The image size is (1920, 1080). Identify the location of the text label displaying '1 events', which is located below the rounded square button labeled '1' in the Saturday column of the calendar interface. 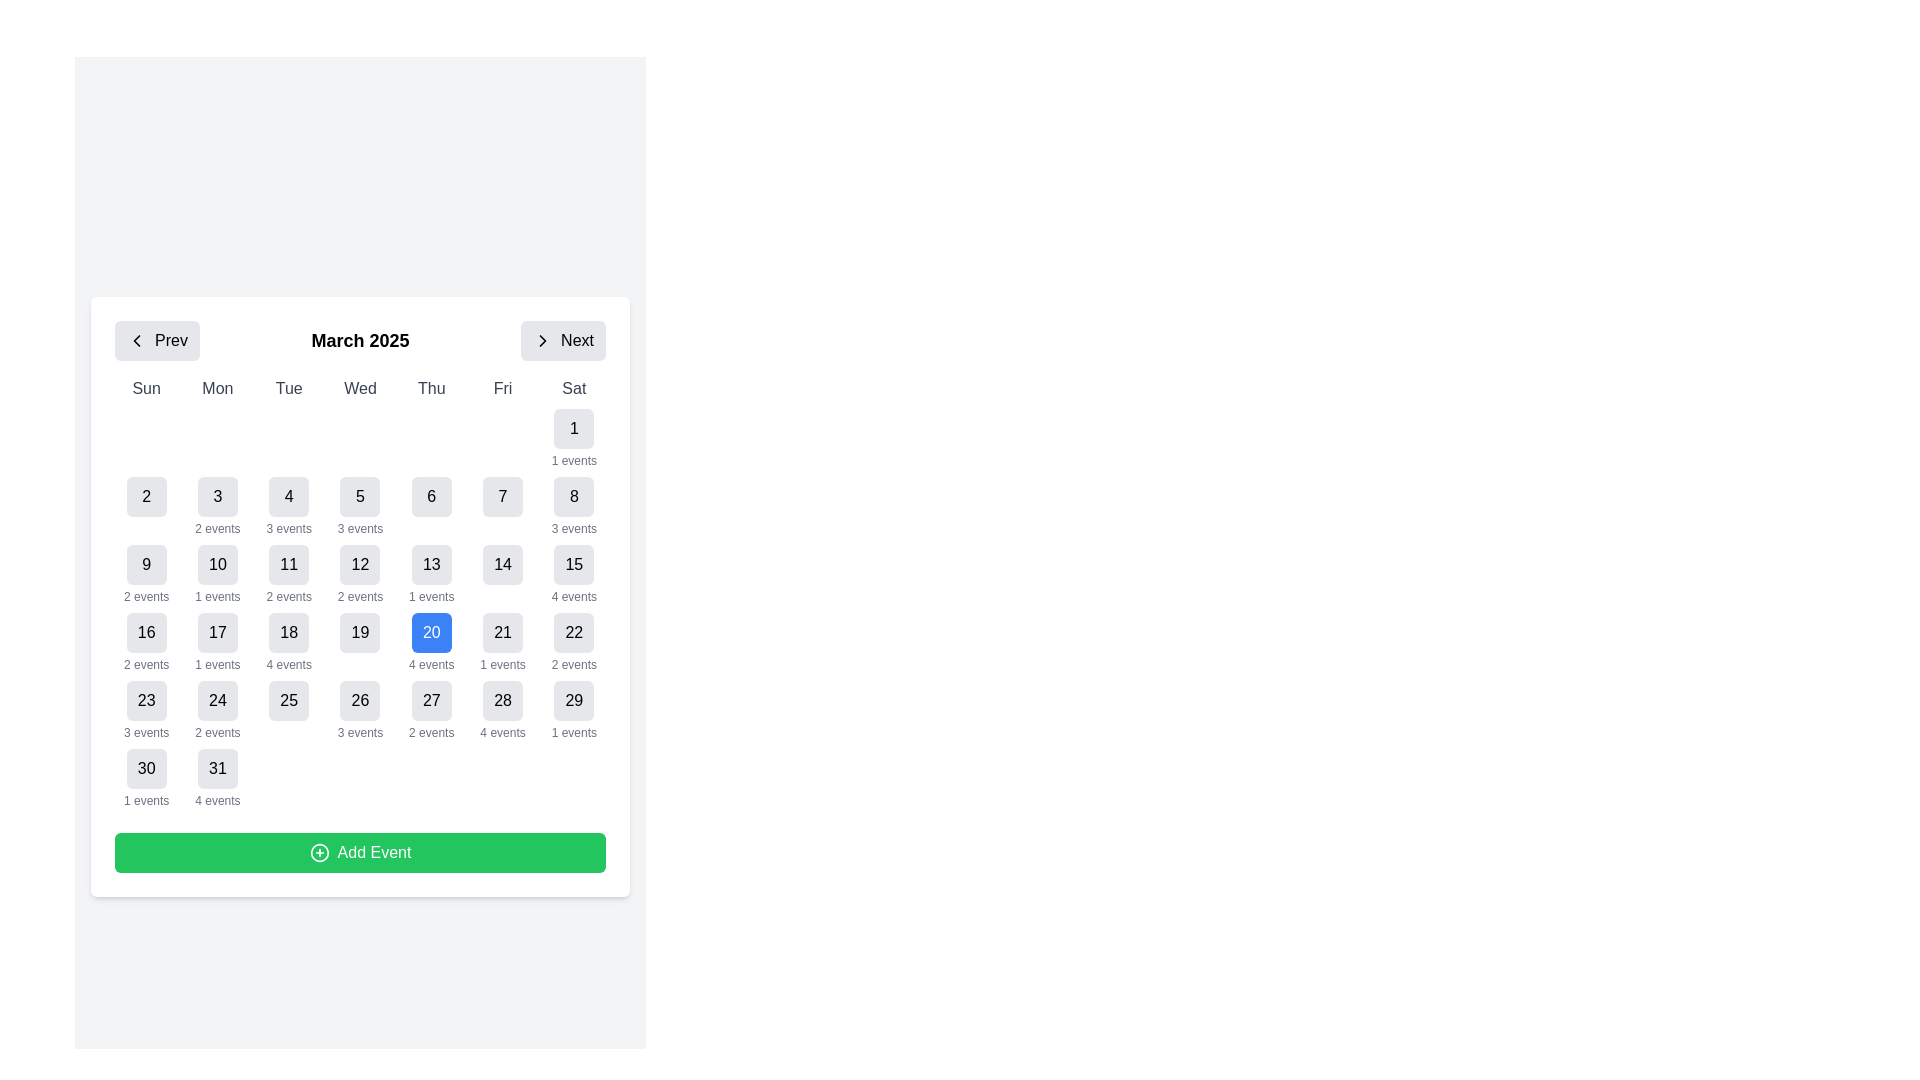
(573, 461).